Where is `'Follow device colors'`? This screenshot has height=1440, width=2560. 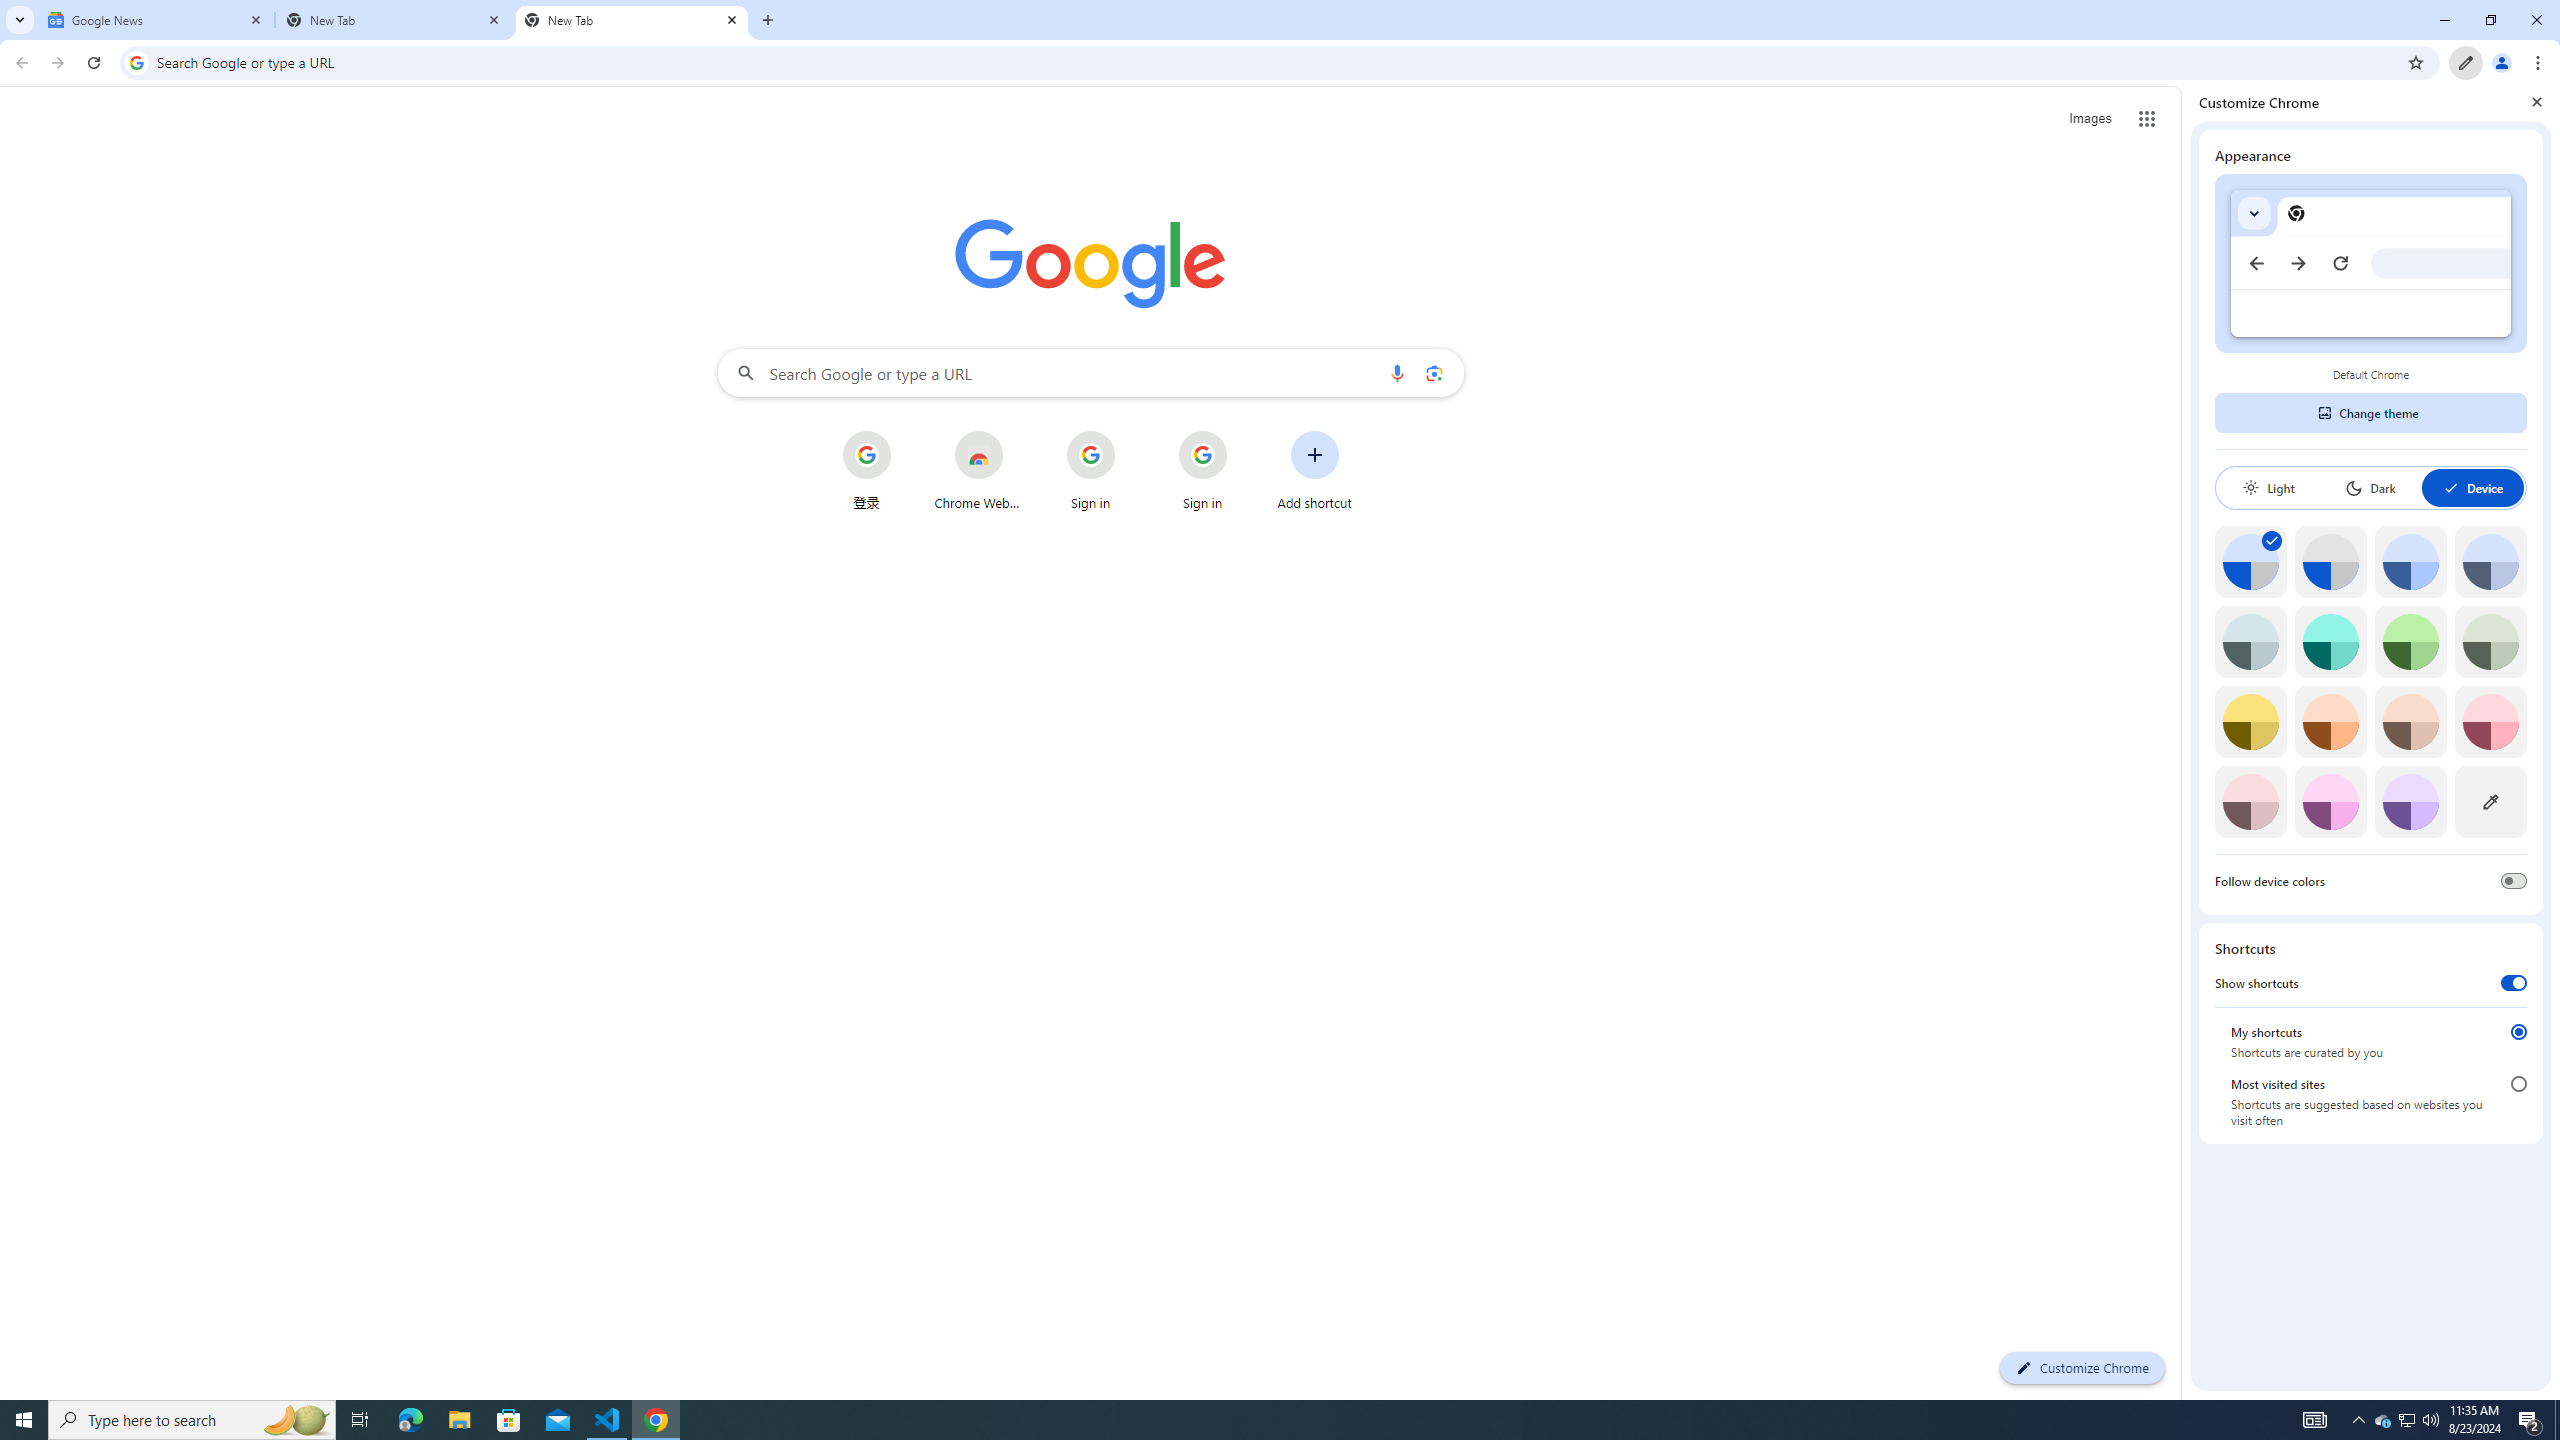
'Follow device colors' is located at coordinates (2512, 880).